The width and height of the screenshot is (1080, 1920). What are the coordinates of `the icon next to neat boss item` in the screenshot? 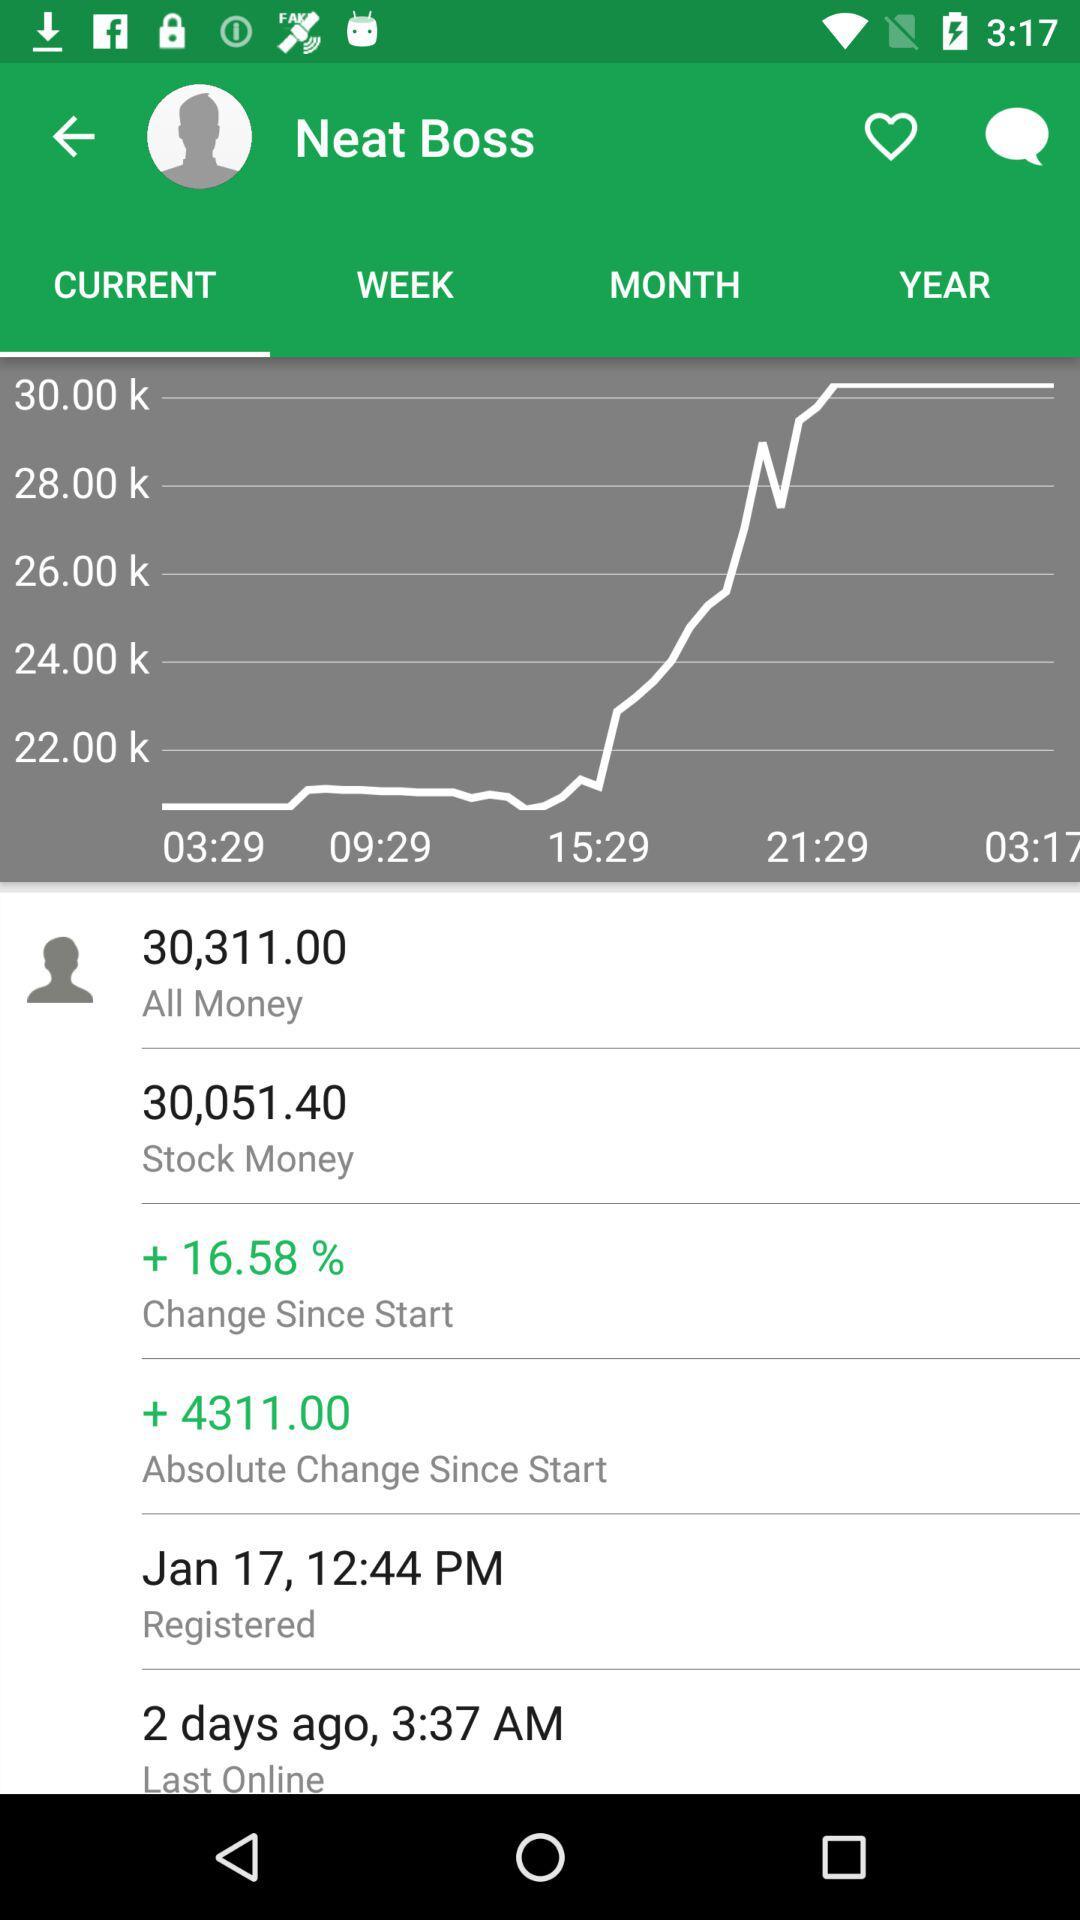 It's located at (199, 135).